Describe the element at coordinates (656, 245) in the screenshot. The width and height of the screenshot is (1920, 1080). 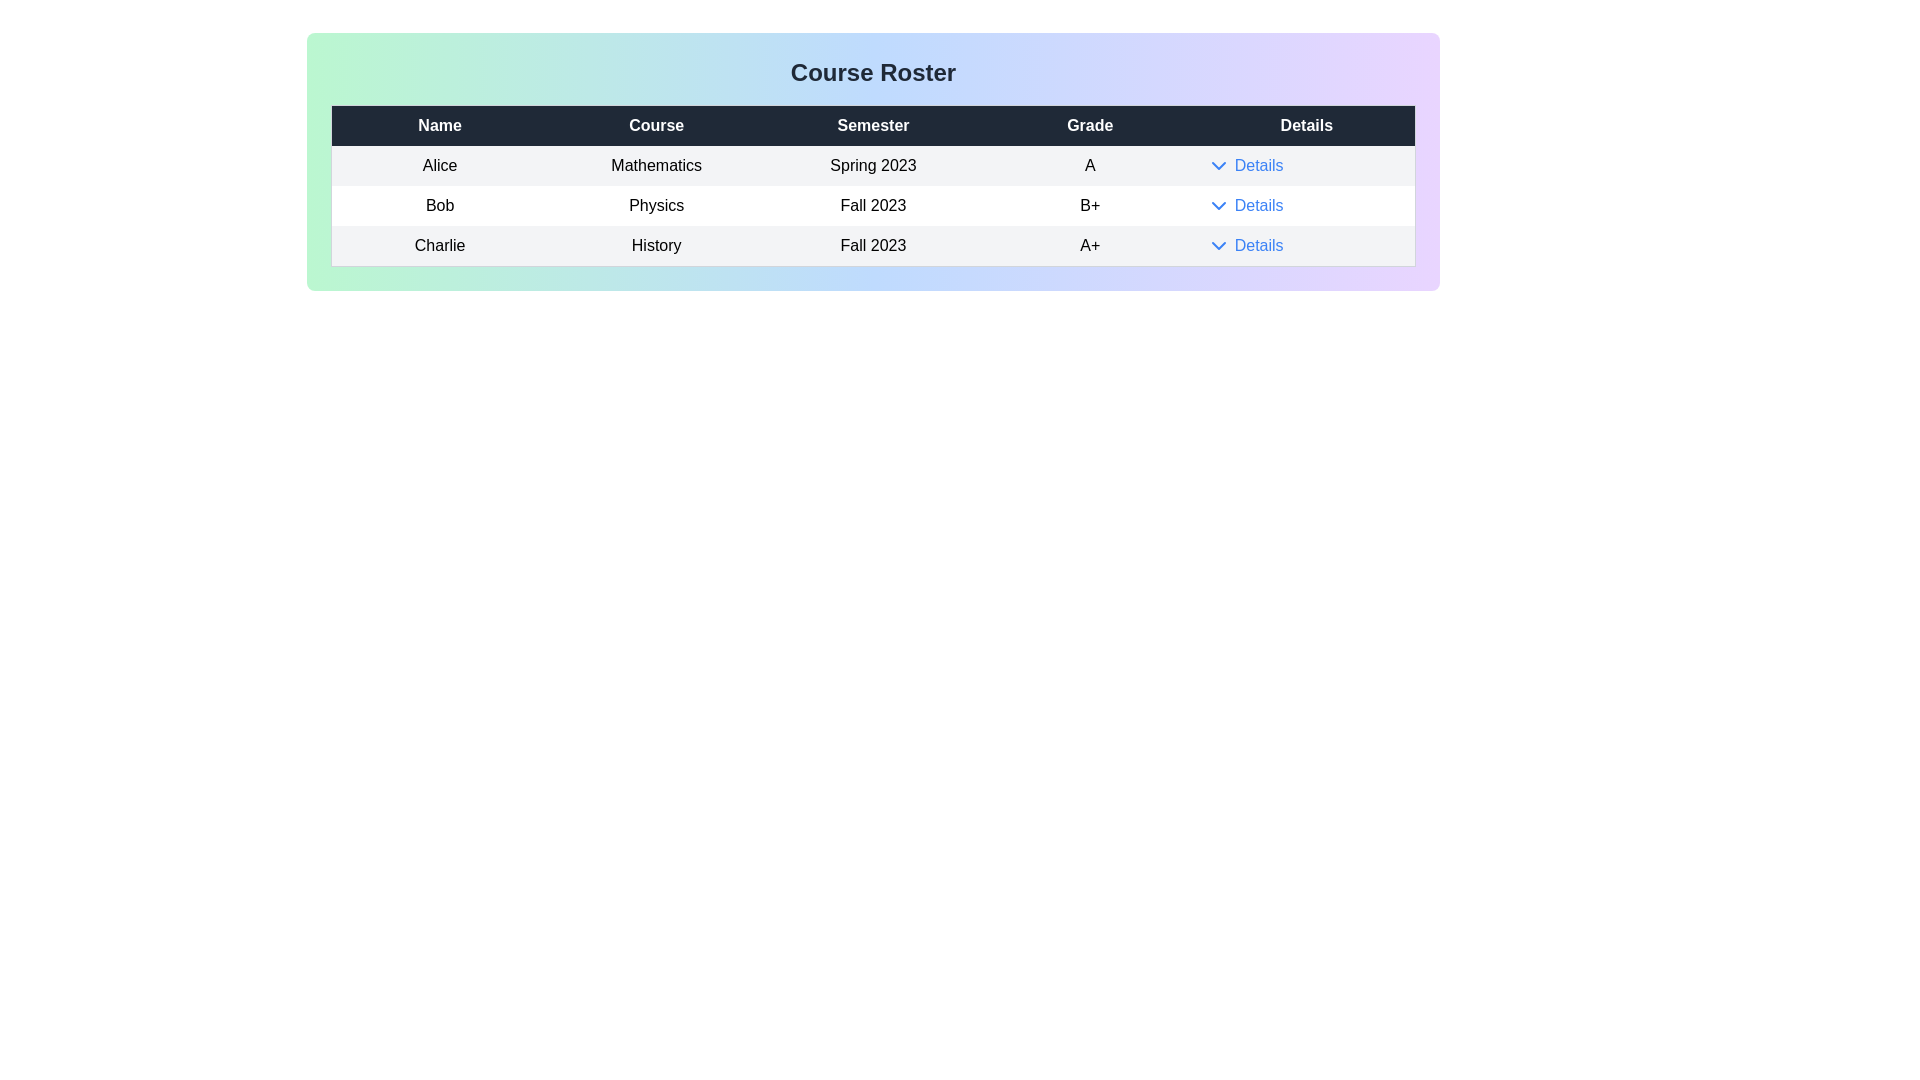
I see `the non-interactive Text Label displaying the course name 'History' in the third row, second column of the table associated with 'Charlie'` at that location.